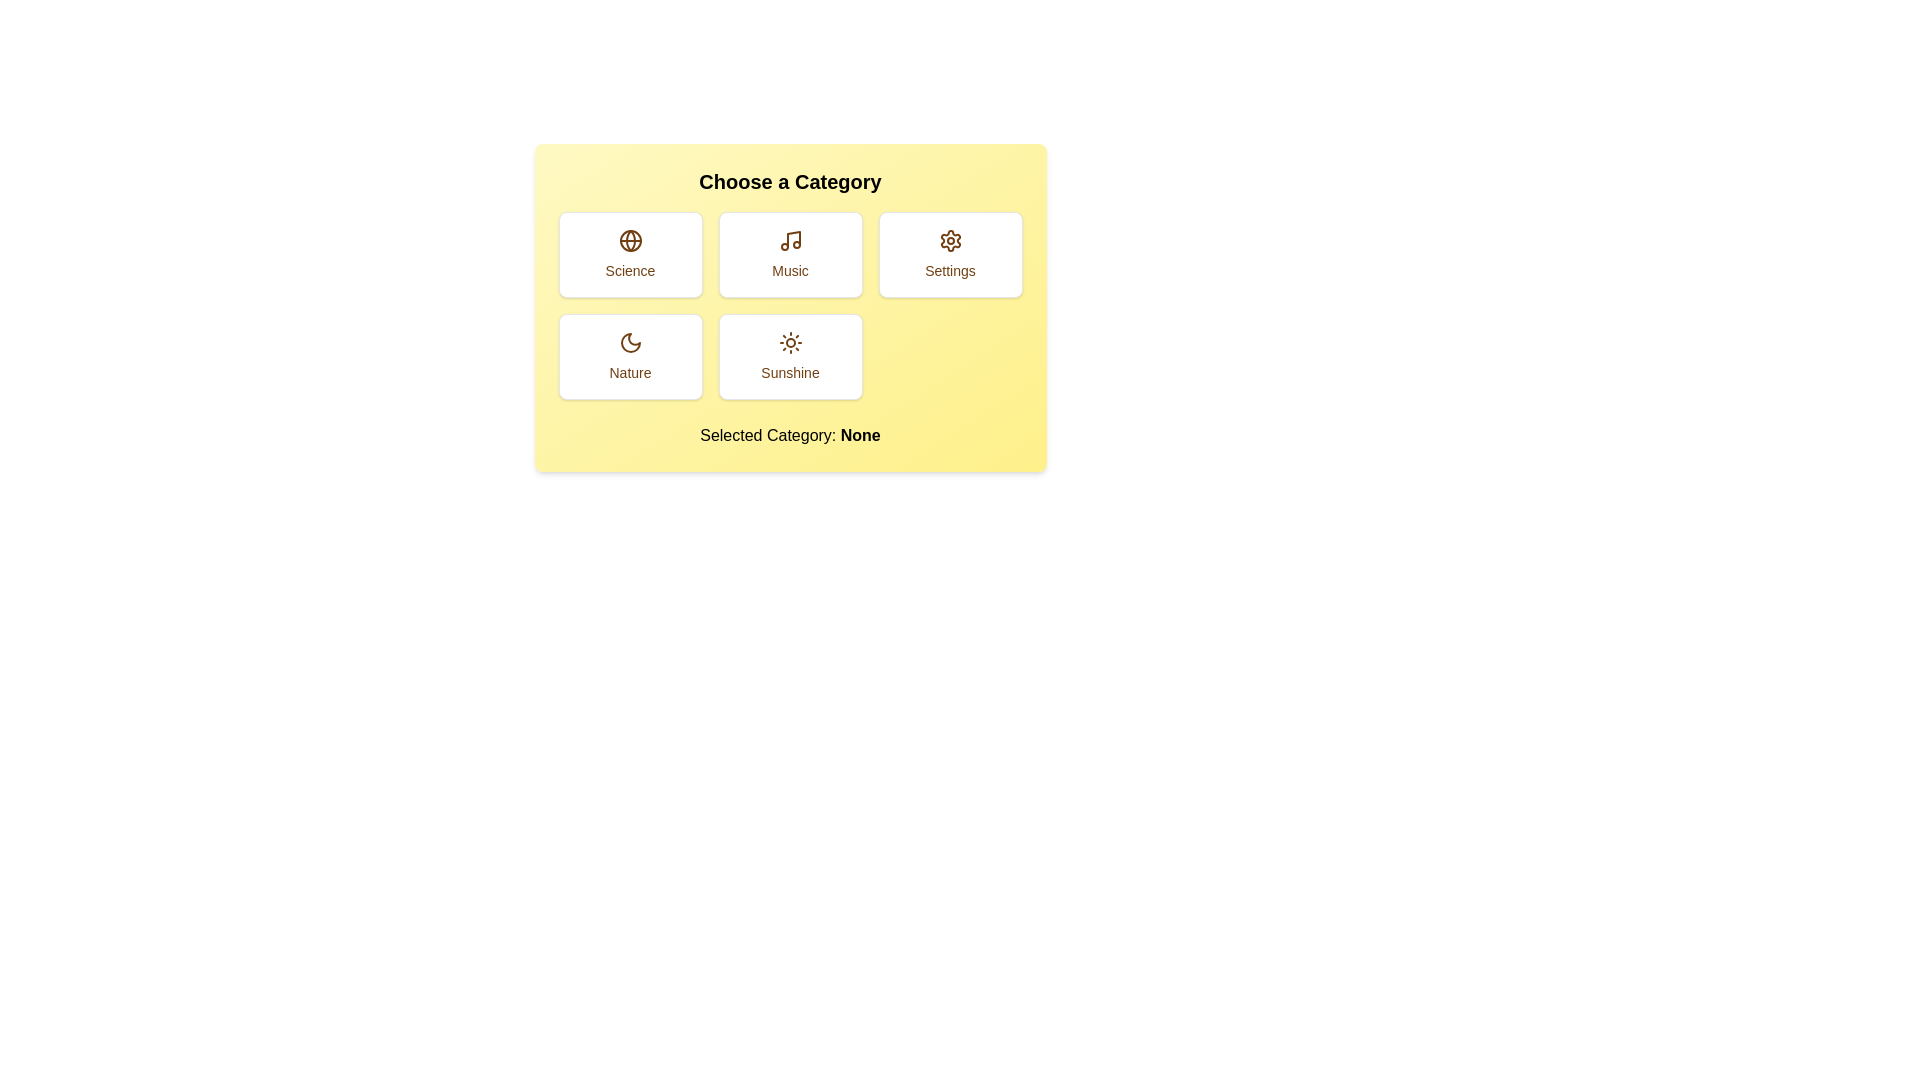  I want to click on the 'Settings' button, which is a rectangular button with rounded edges and a gear icon, so click(949, 253).